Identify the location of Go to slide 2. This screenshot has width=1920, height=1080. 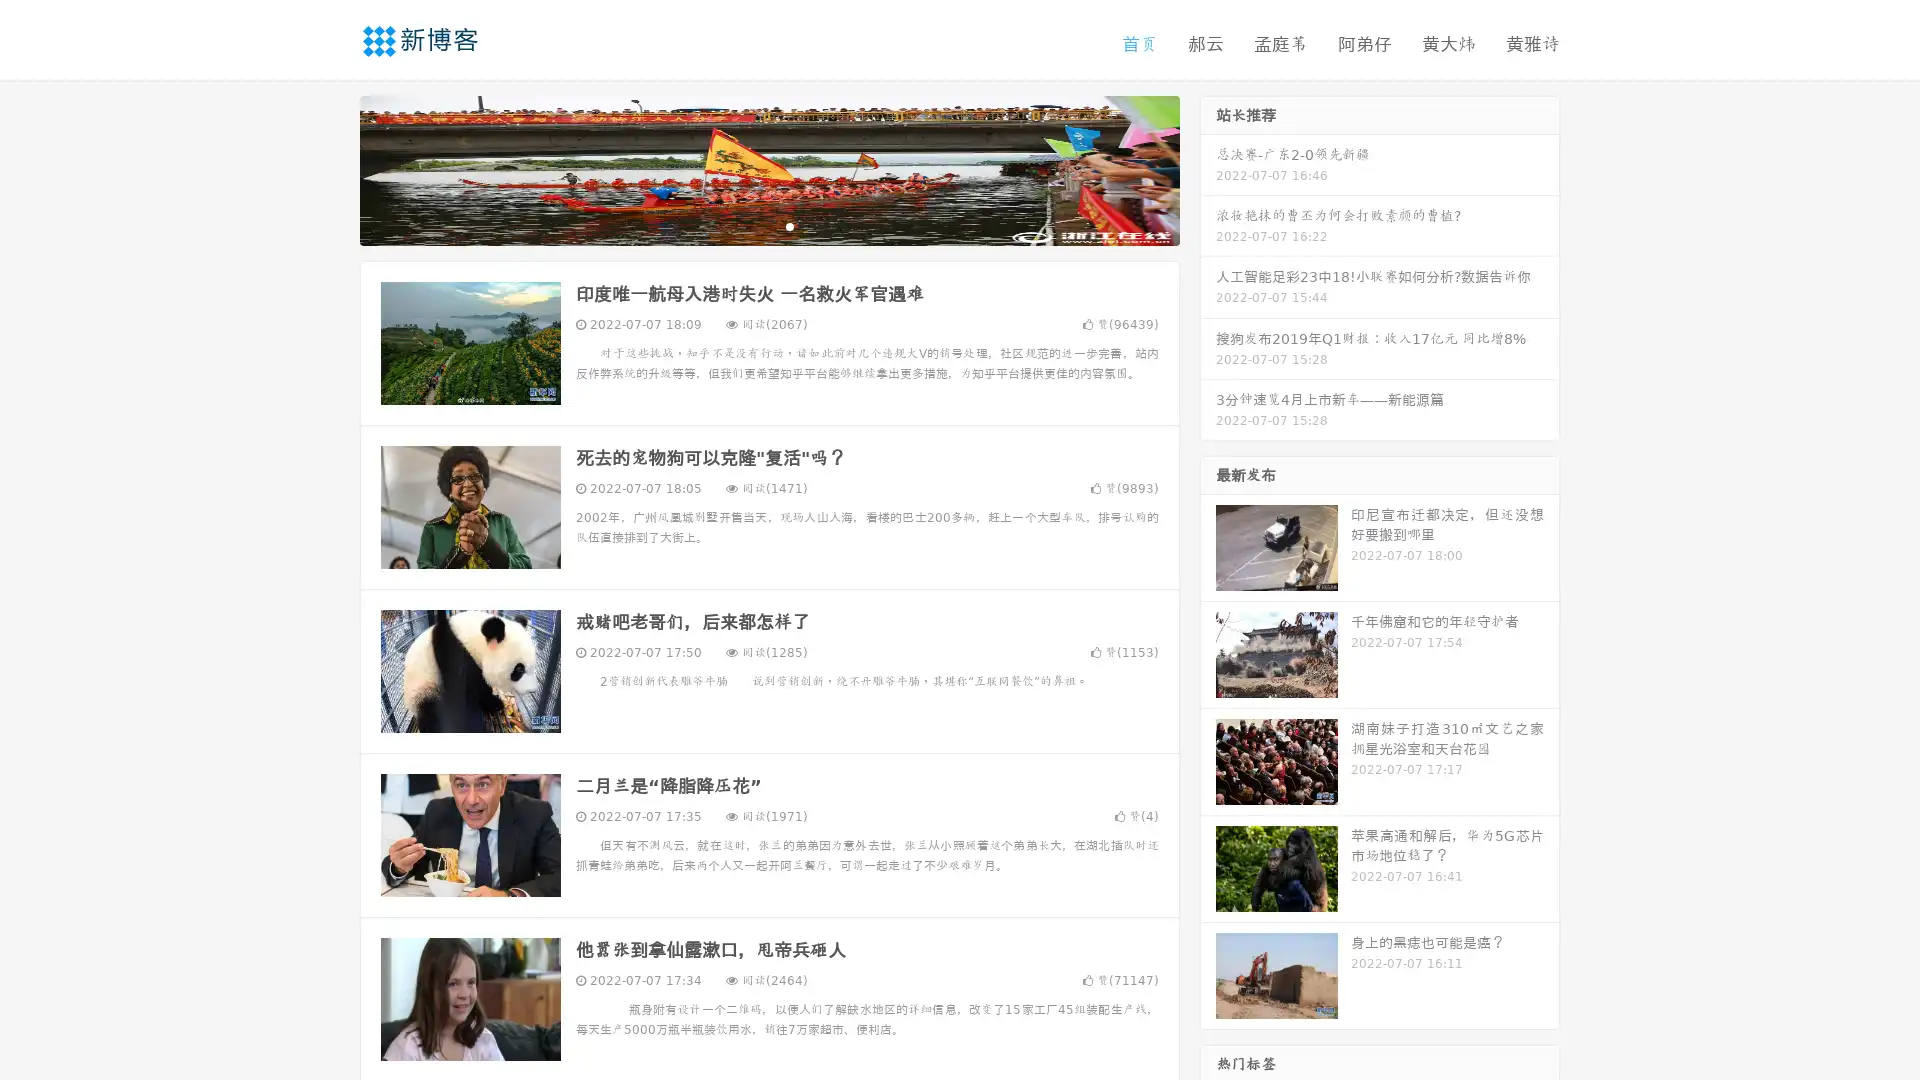
(768, 225).